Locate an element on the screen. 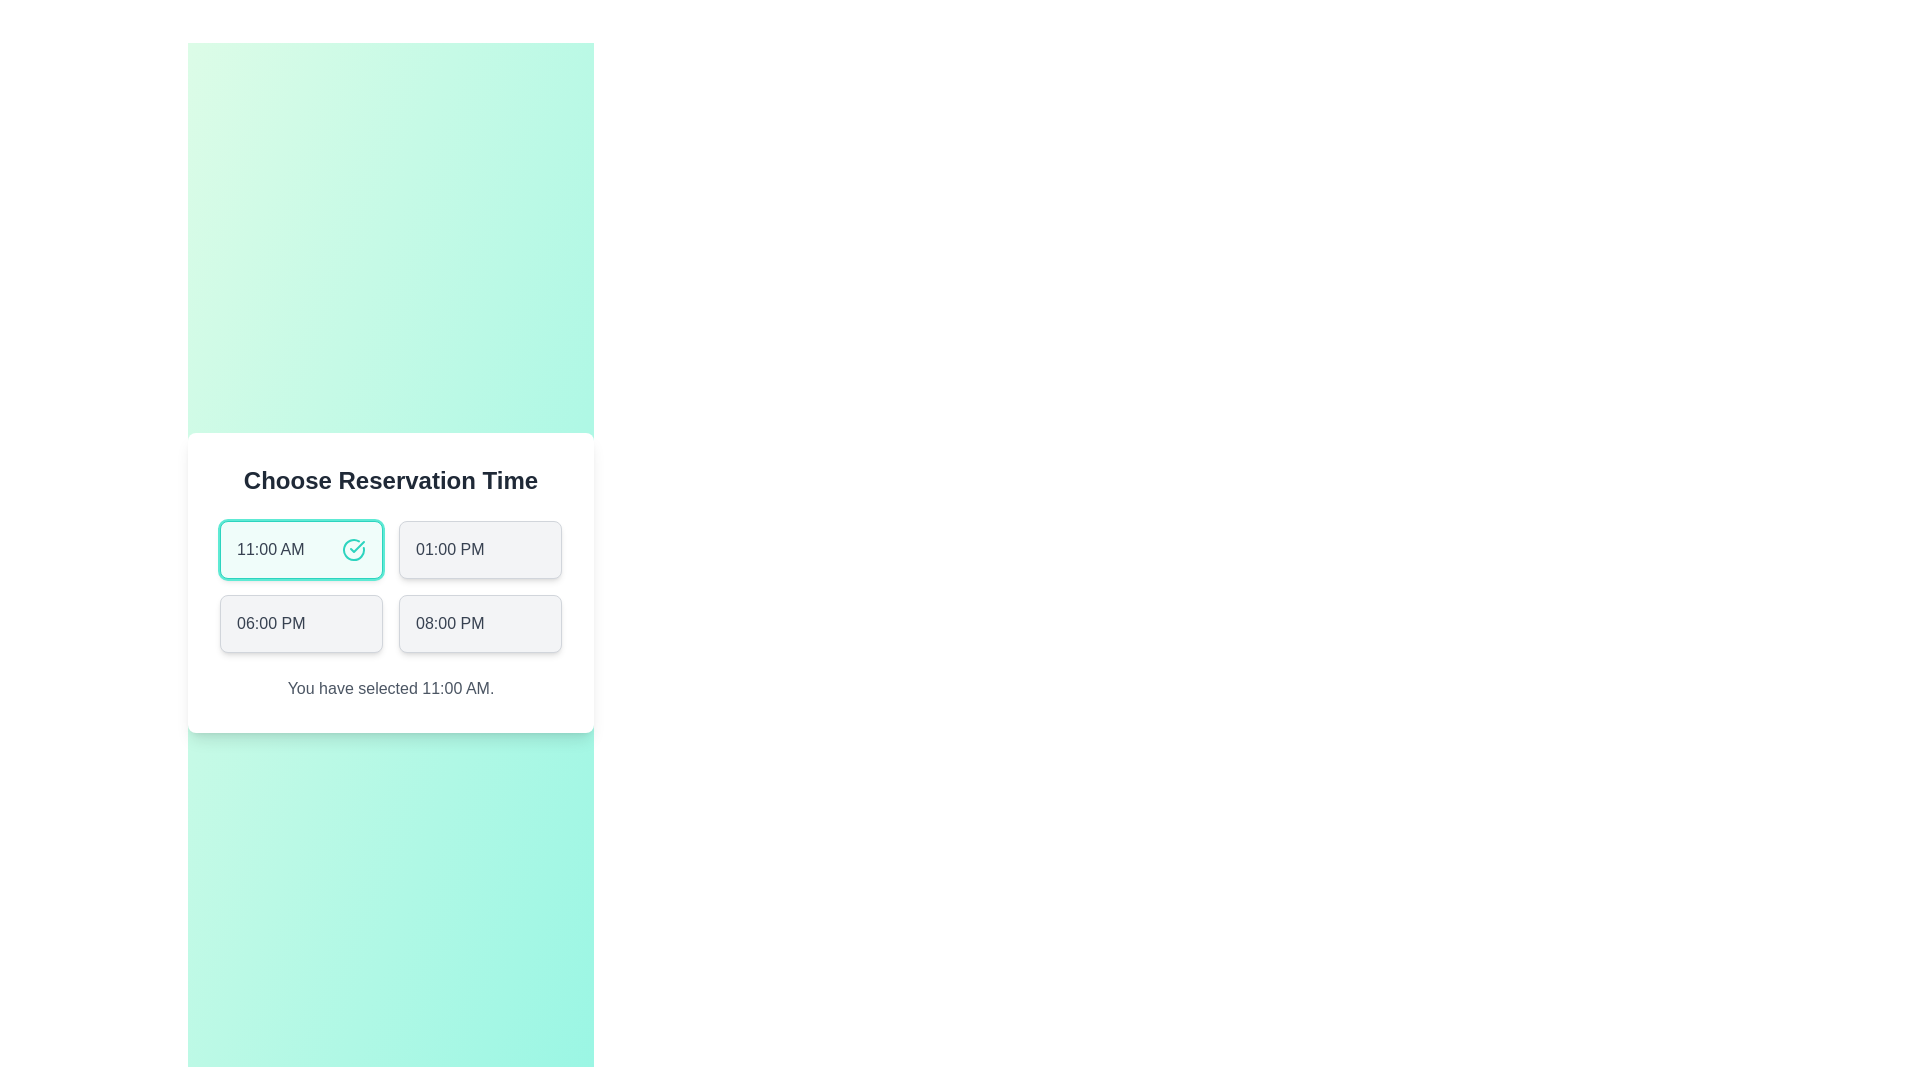 This screenshot has height=1080, width=1920. the text label indicating the reservation time option '06:00 PM', located in the bottom-left button of the reservation time selection grid is located at coordinates (270, 623).